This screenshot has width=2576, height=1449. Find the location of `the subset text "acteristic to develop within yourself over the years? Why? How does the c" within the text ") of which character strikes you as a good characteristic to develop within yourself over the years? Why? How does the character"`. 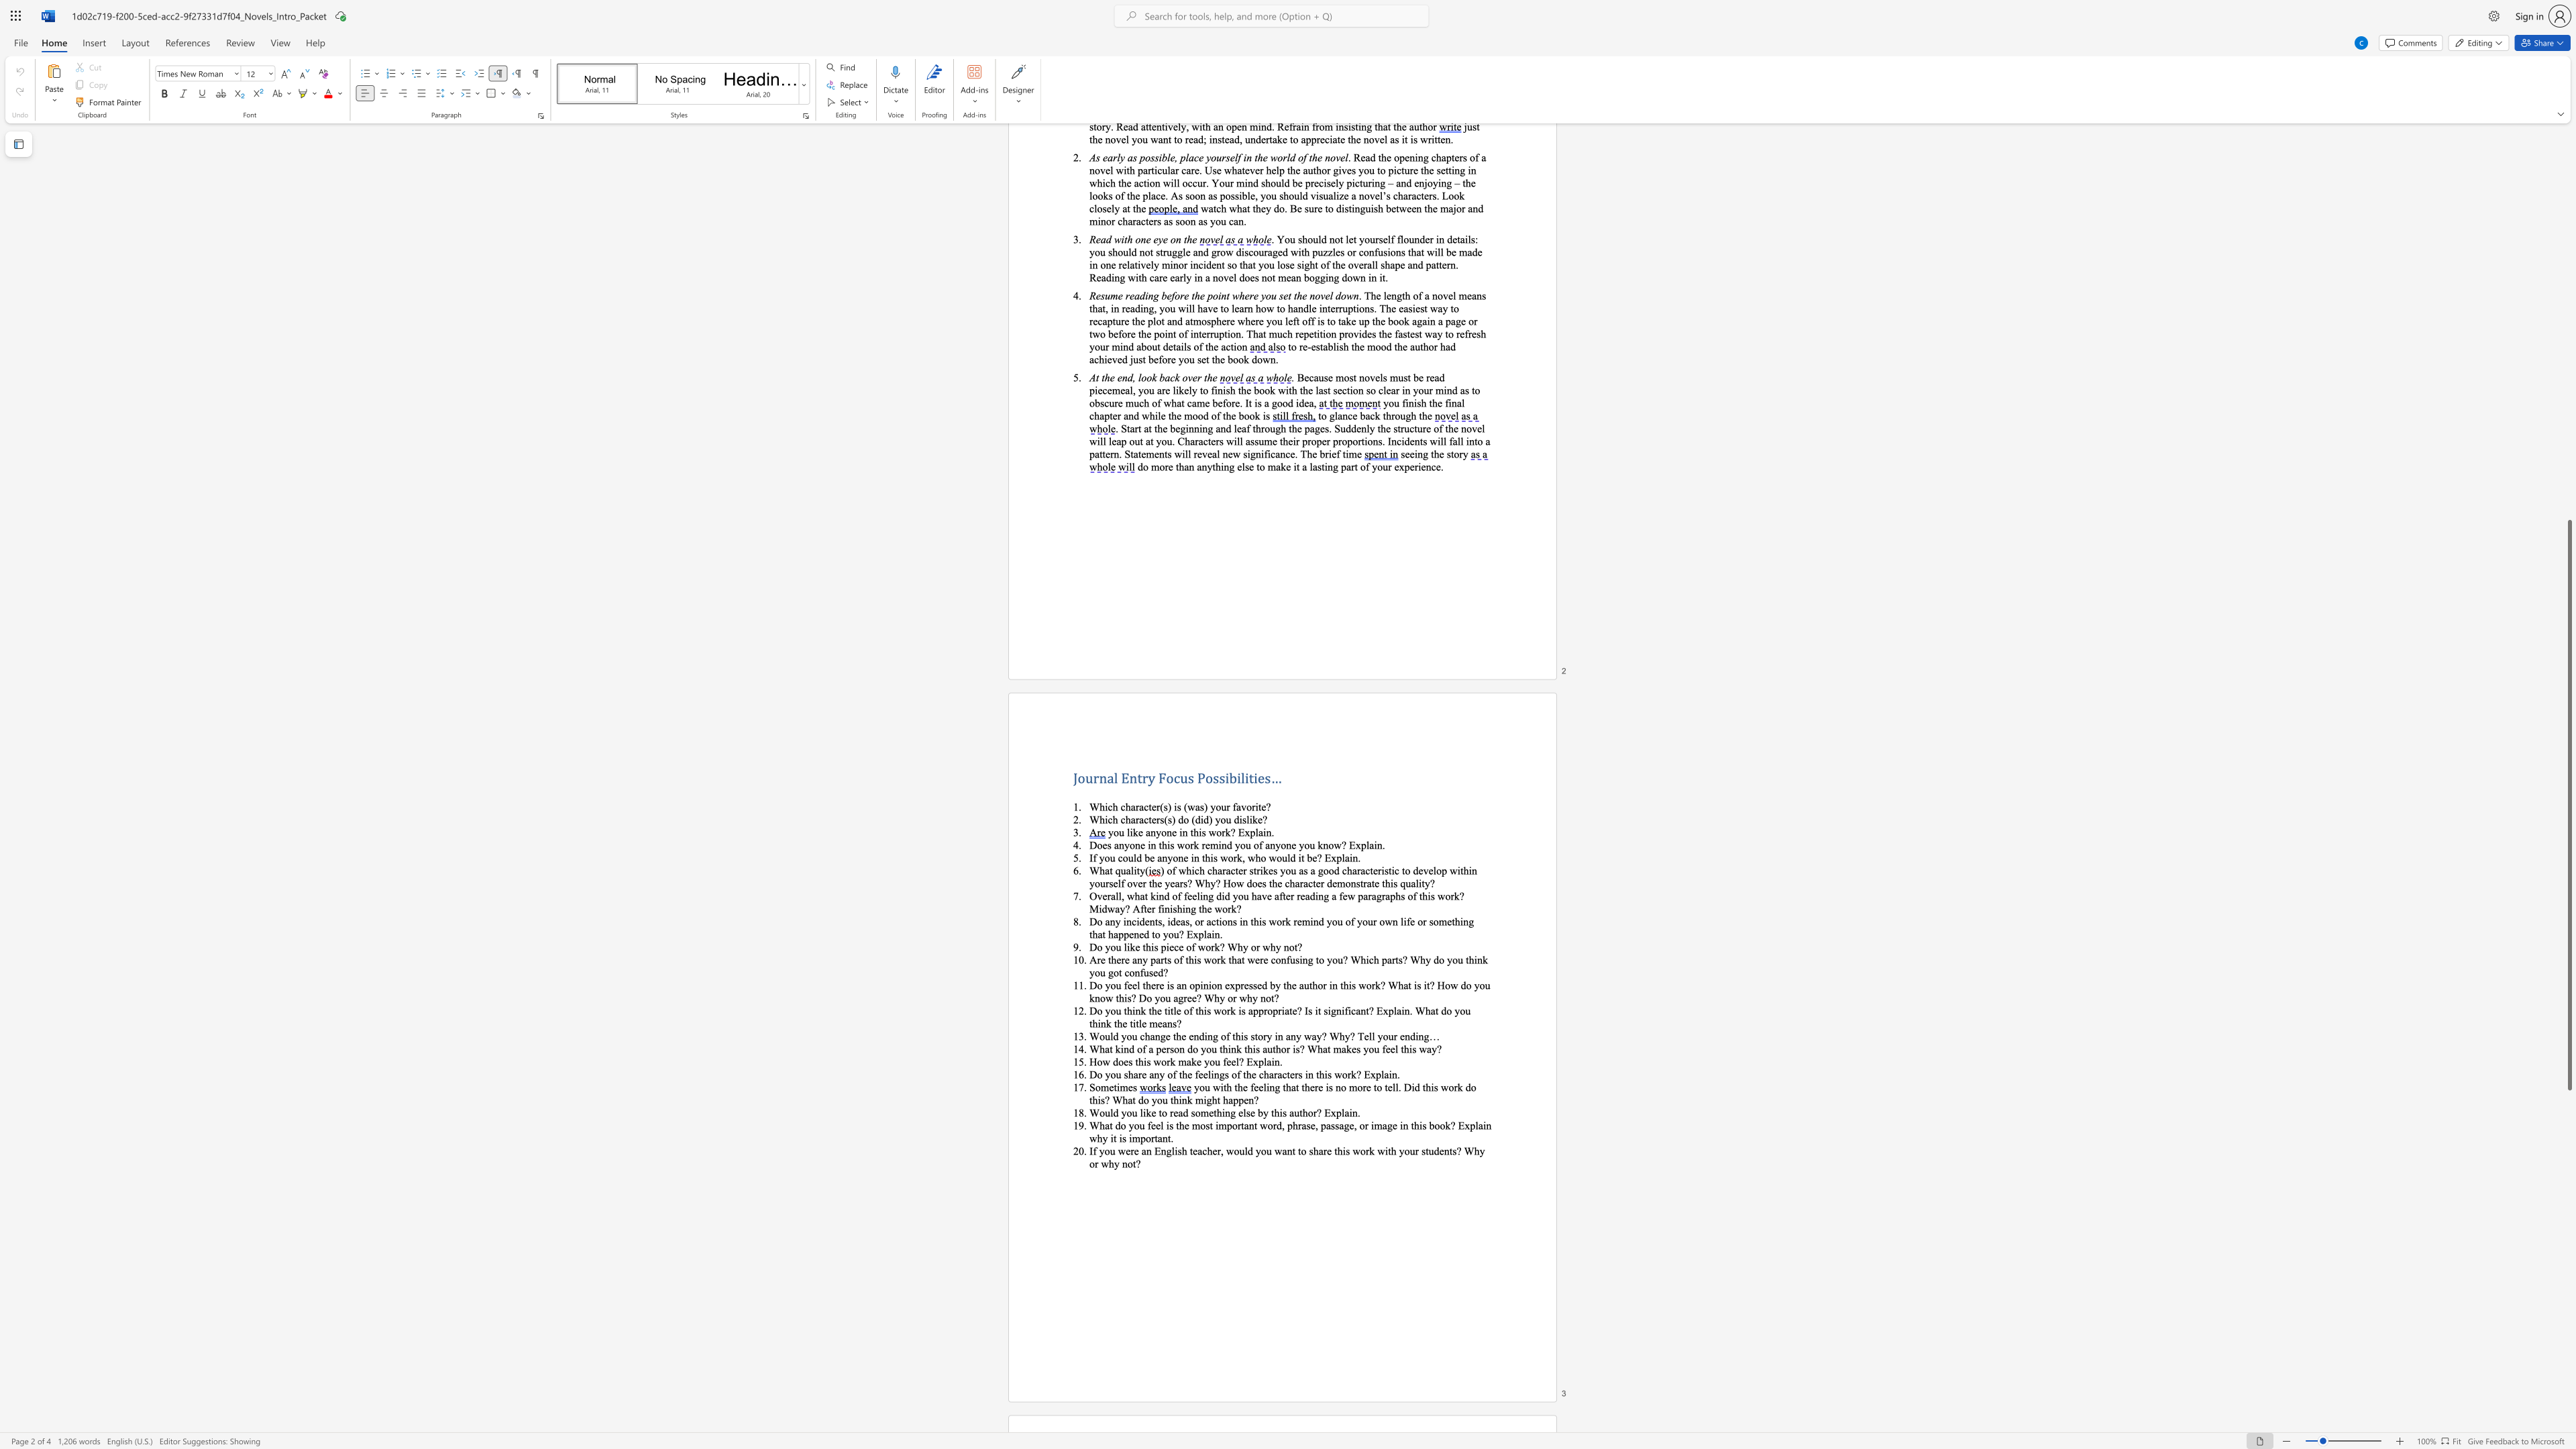

the subset text "acteristic to develop within yourself over the years? Why? How does the c" within the text ") of which character strikes you as a good characteristic to develop within yourself over the years? Why? How does the character" is located at coordinates (1360, 869).